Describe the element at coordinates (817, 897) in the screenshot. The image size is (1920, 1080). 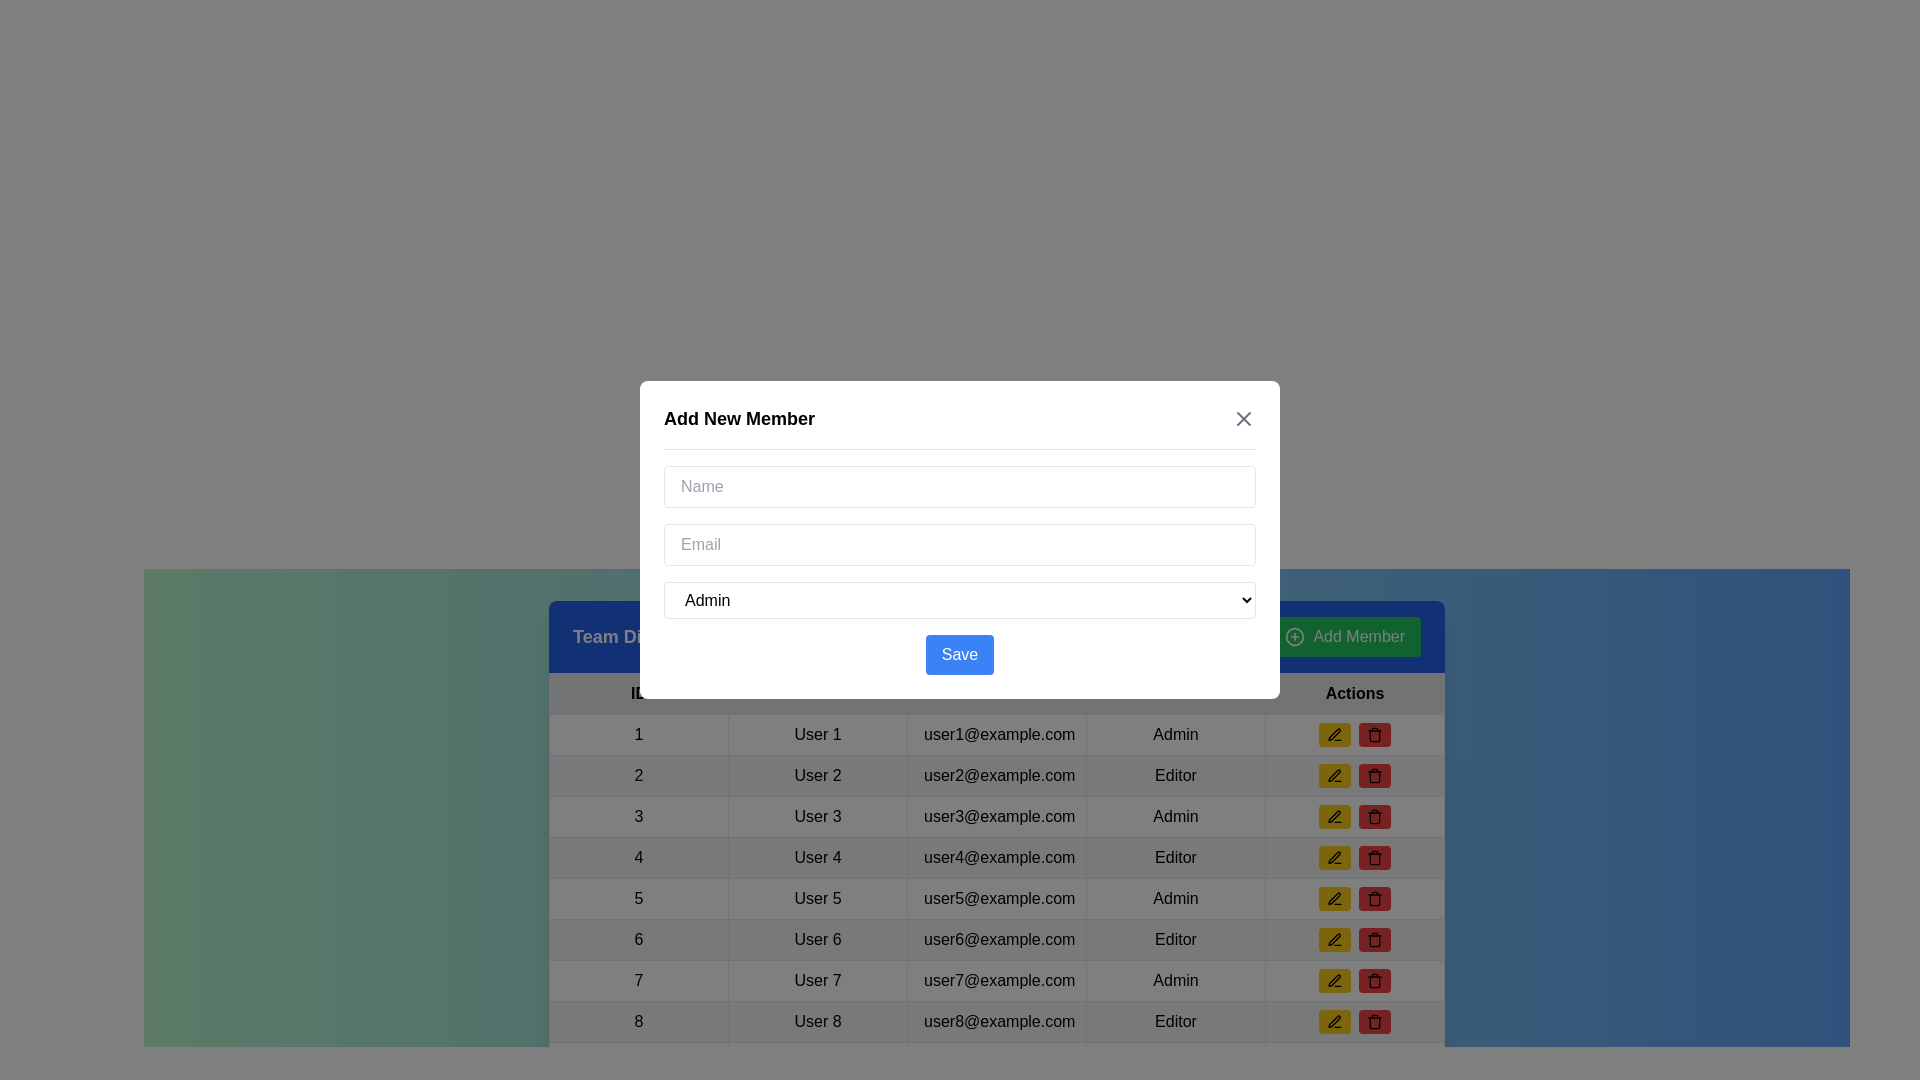
I see `the table cell containing the text 'User 5' in the fifth row and second column` at that location.